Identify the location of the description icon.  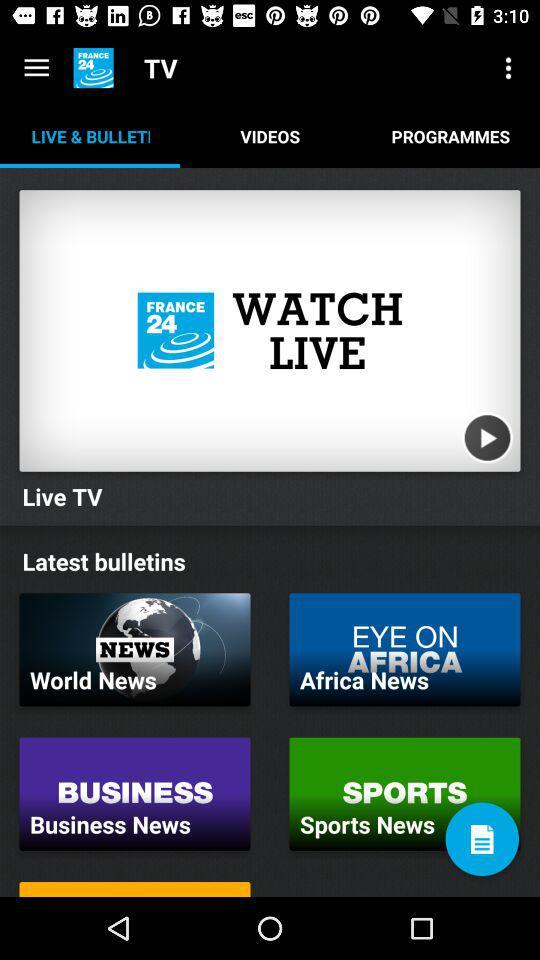
(481, 839).